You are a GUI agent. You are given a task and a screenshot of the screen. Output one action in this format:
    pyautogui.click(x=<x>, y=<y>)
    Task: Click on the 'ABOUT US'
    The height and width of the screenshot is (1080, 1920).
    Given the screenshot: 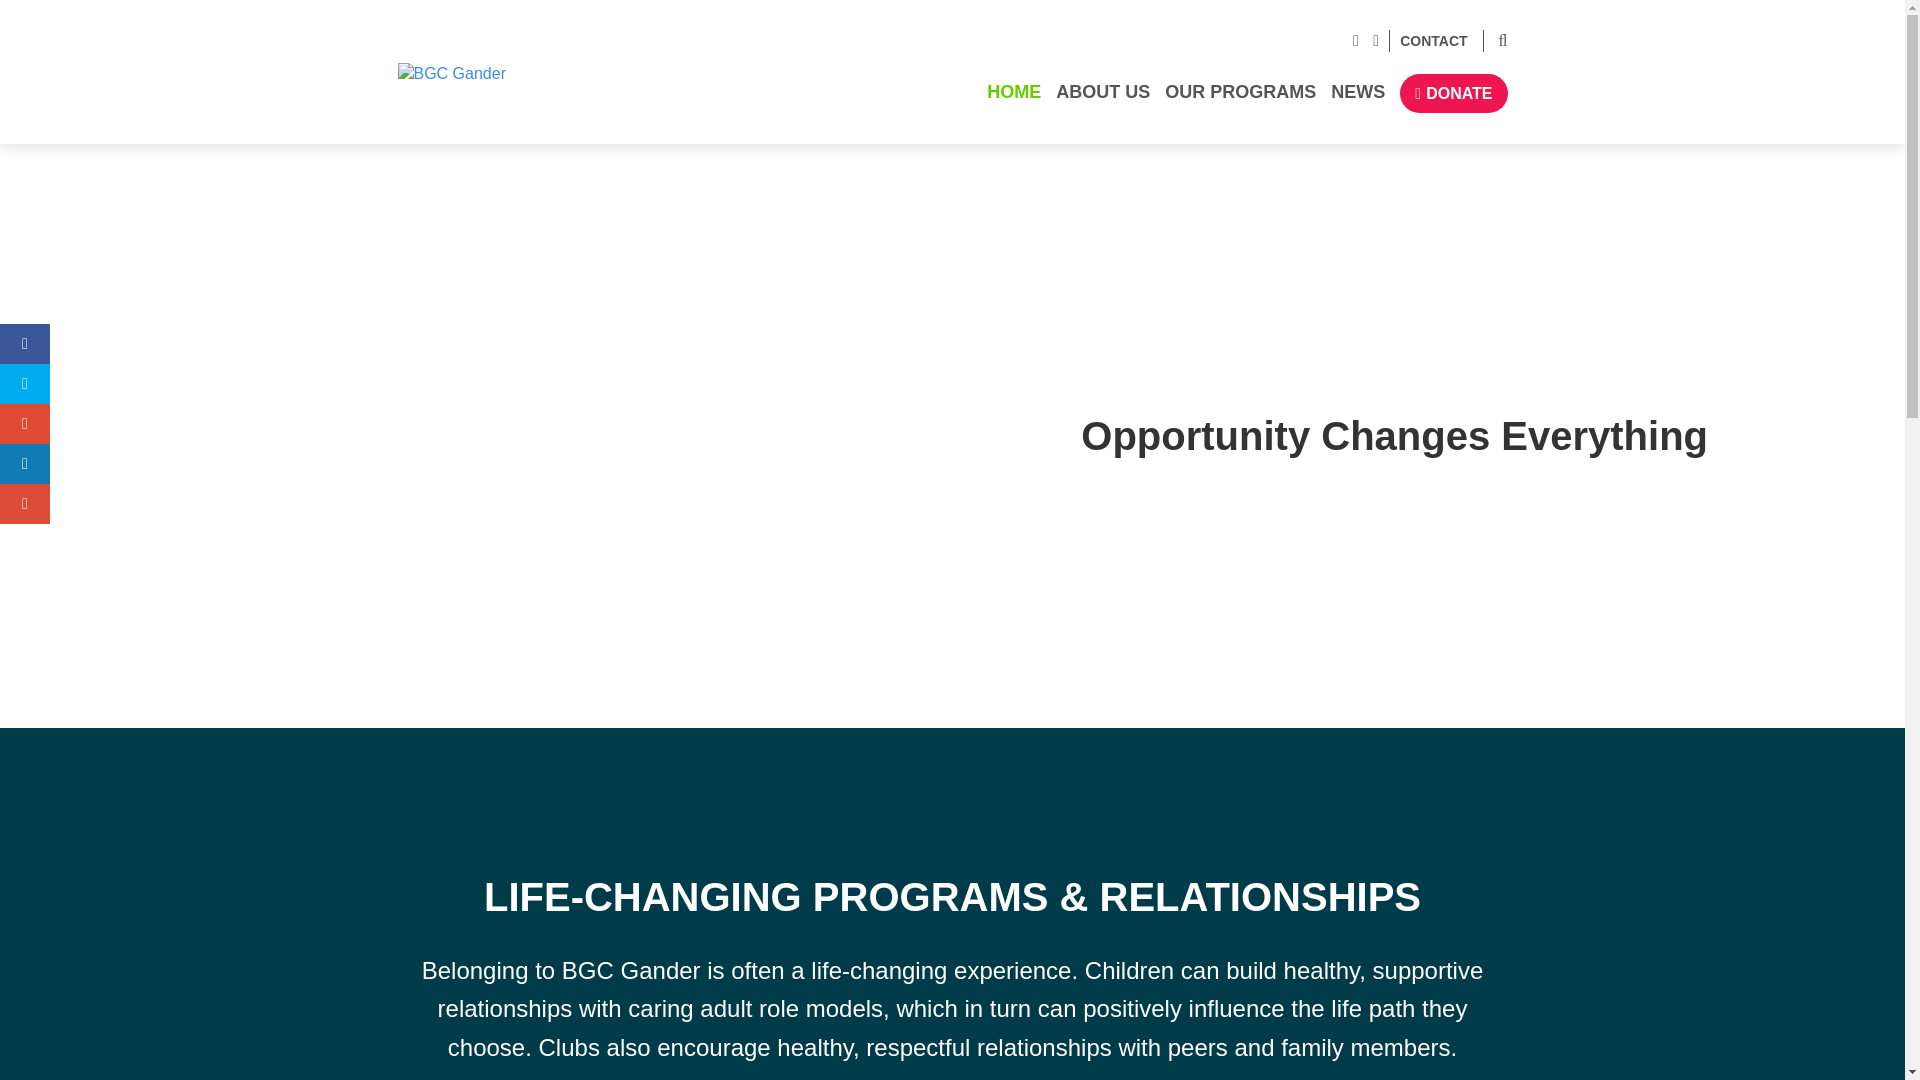 What is the action you would take?
    pyautogui.click(x=1102, y=100)
    